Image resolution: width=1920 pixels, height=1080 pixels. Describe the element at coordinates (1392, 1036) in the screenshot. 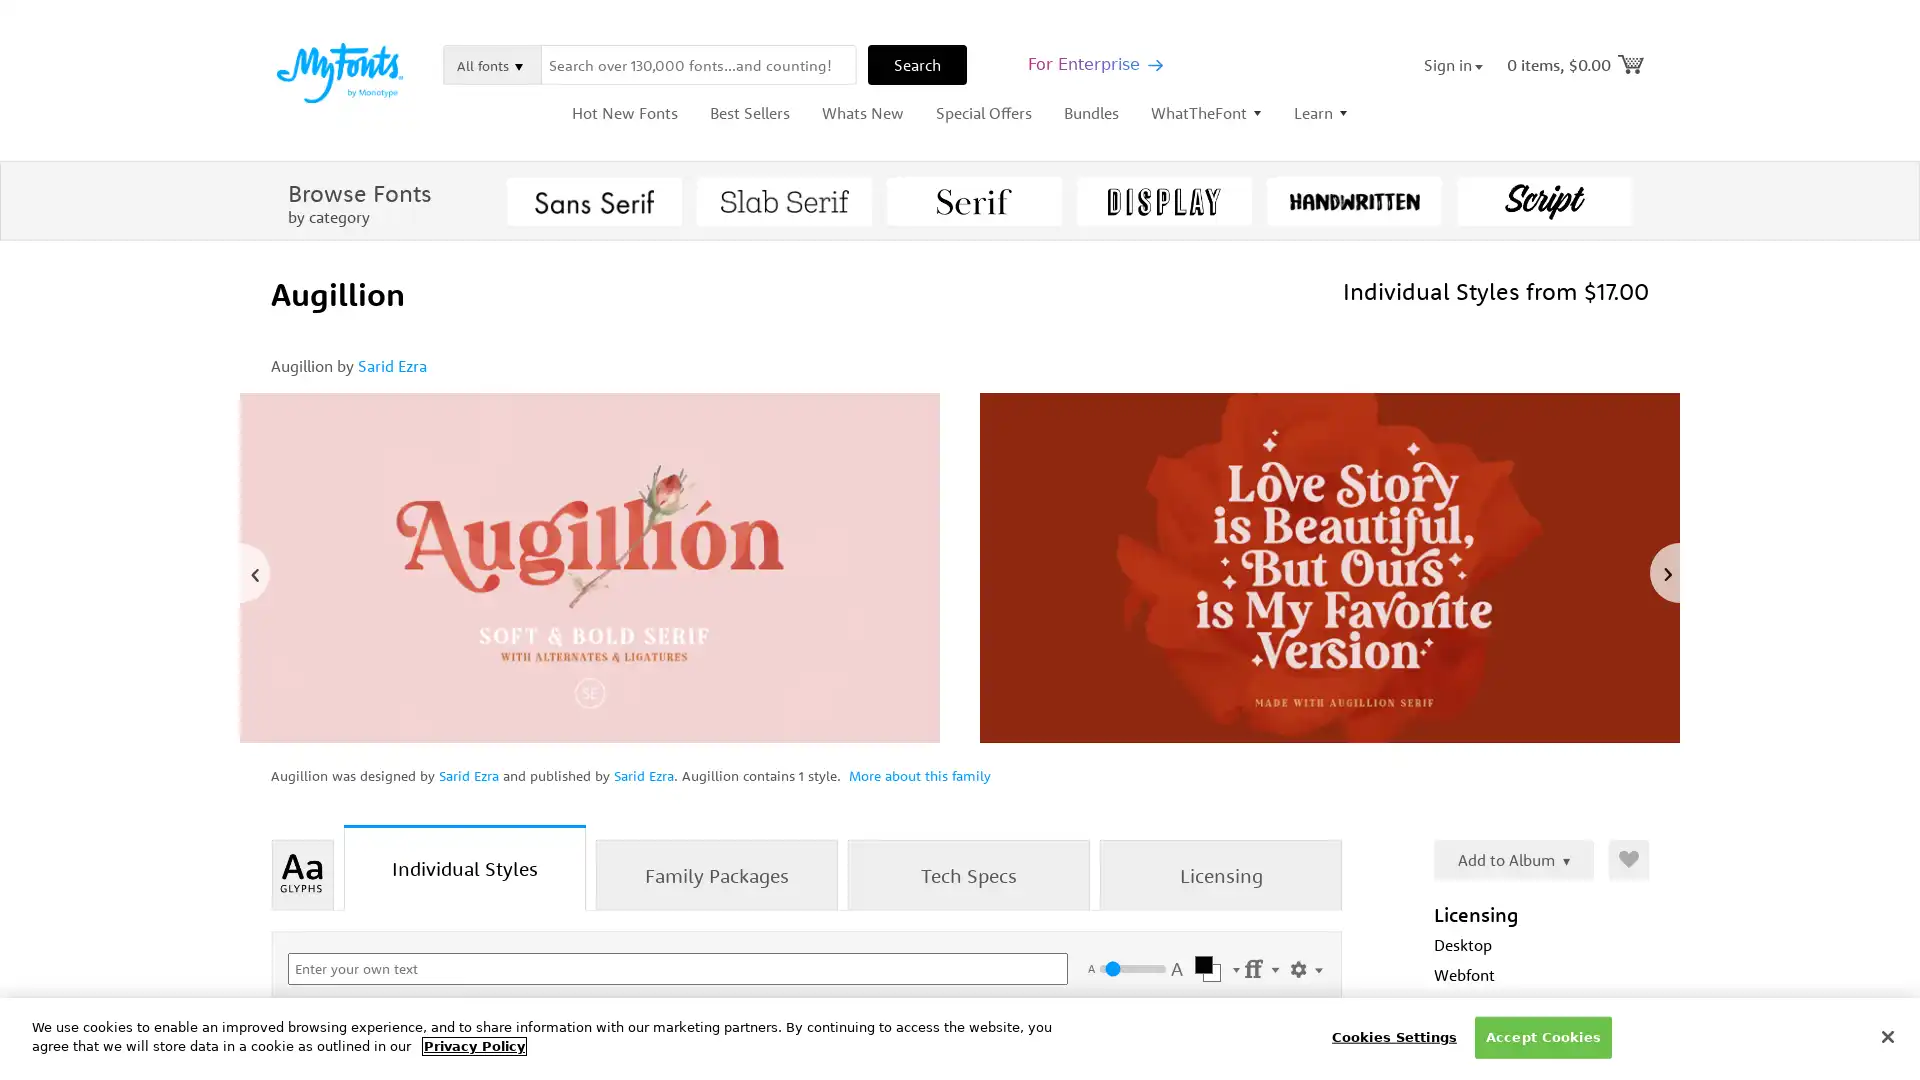

I see `Cookies Settings` at that location.